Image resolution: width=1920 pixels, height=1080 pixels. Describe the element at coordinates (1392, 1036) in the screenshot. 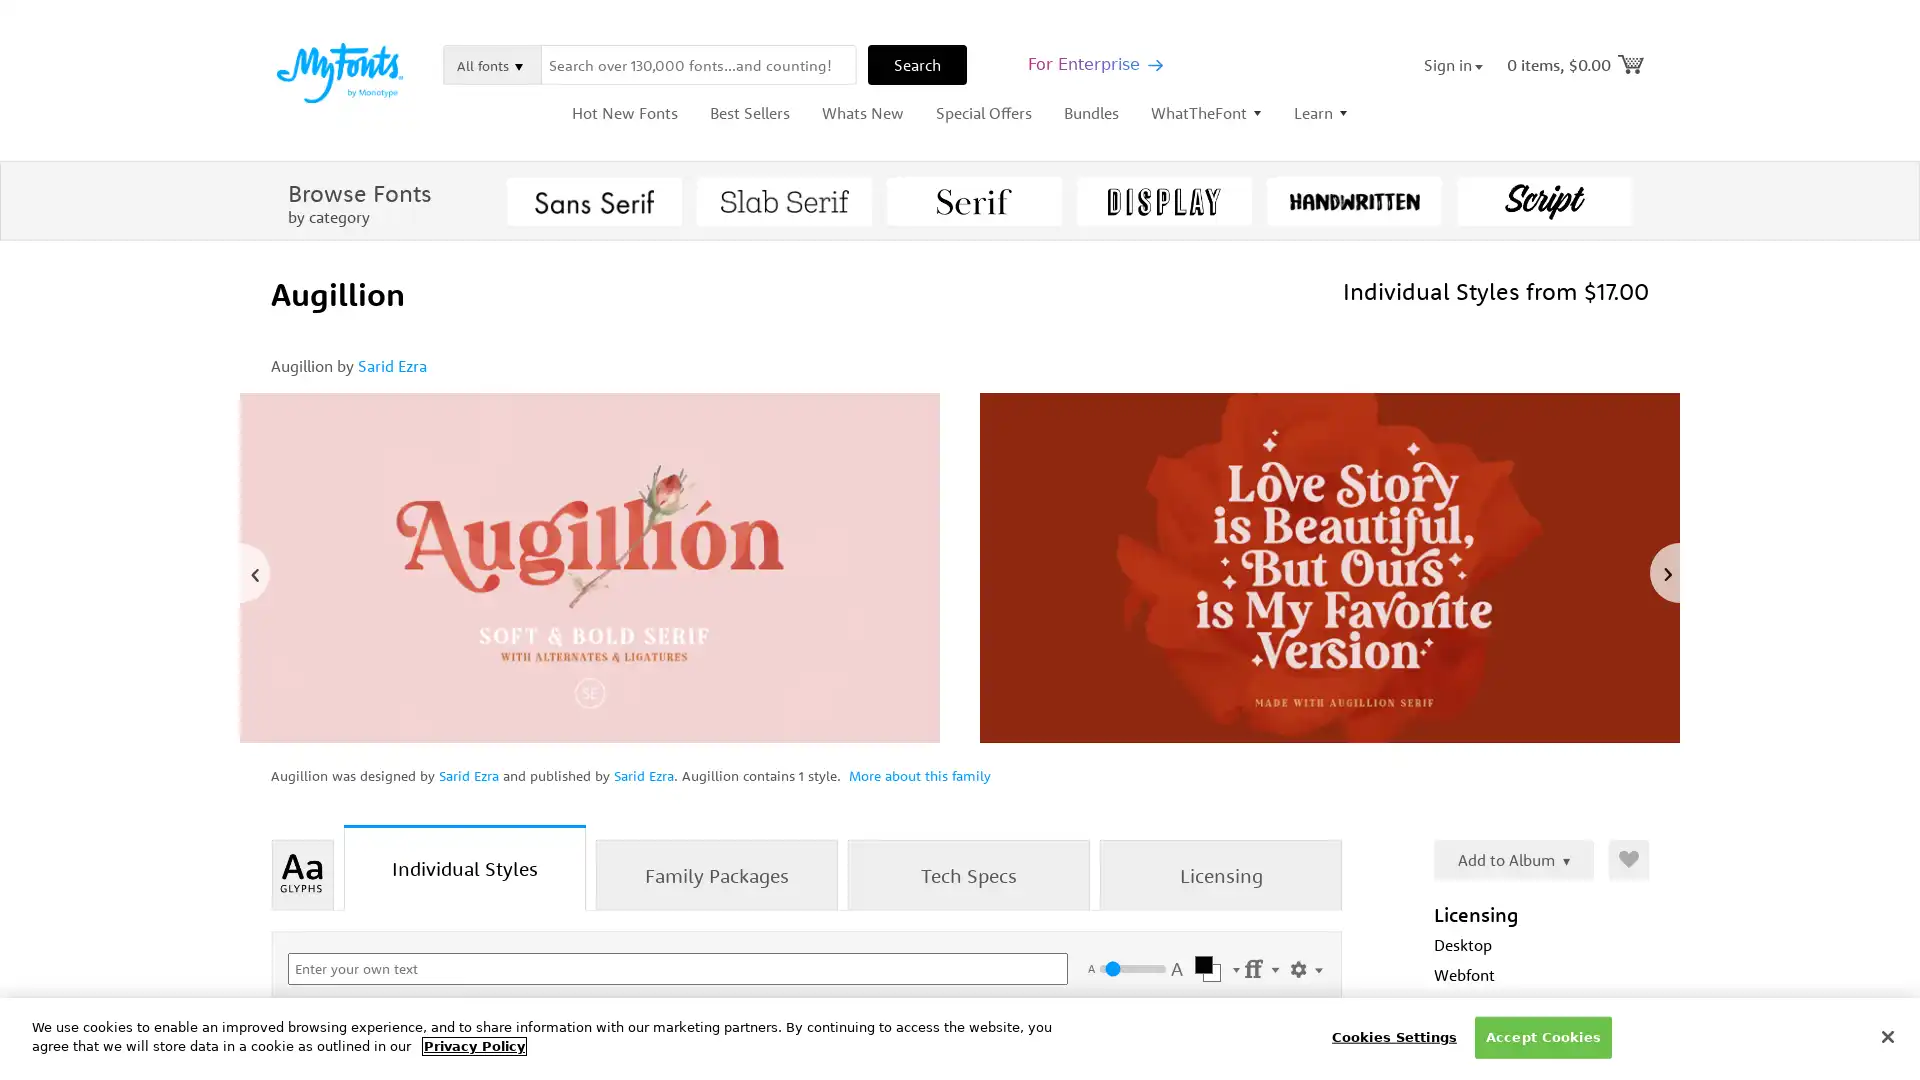

I see `Cookies Settings` at that location.